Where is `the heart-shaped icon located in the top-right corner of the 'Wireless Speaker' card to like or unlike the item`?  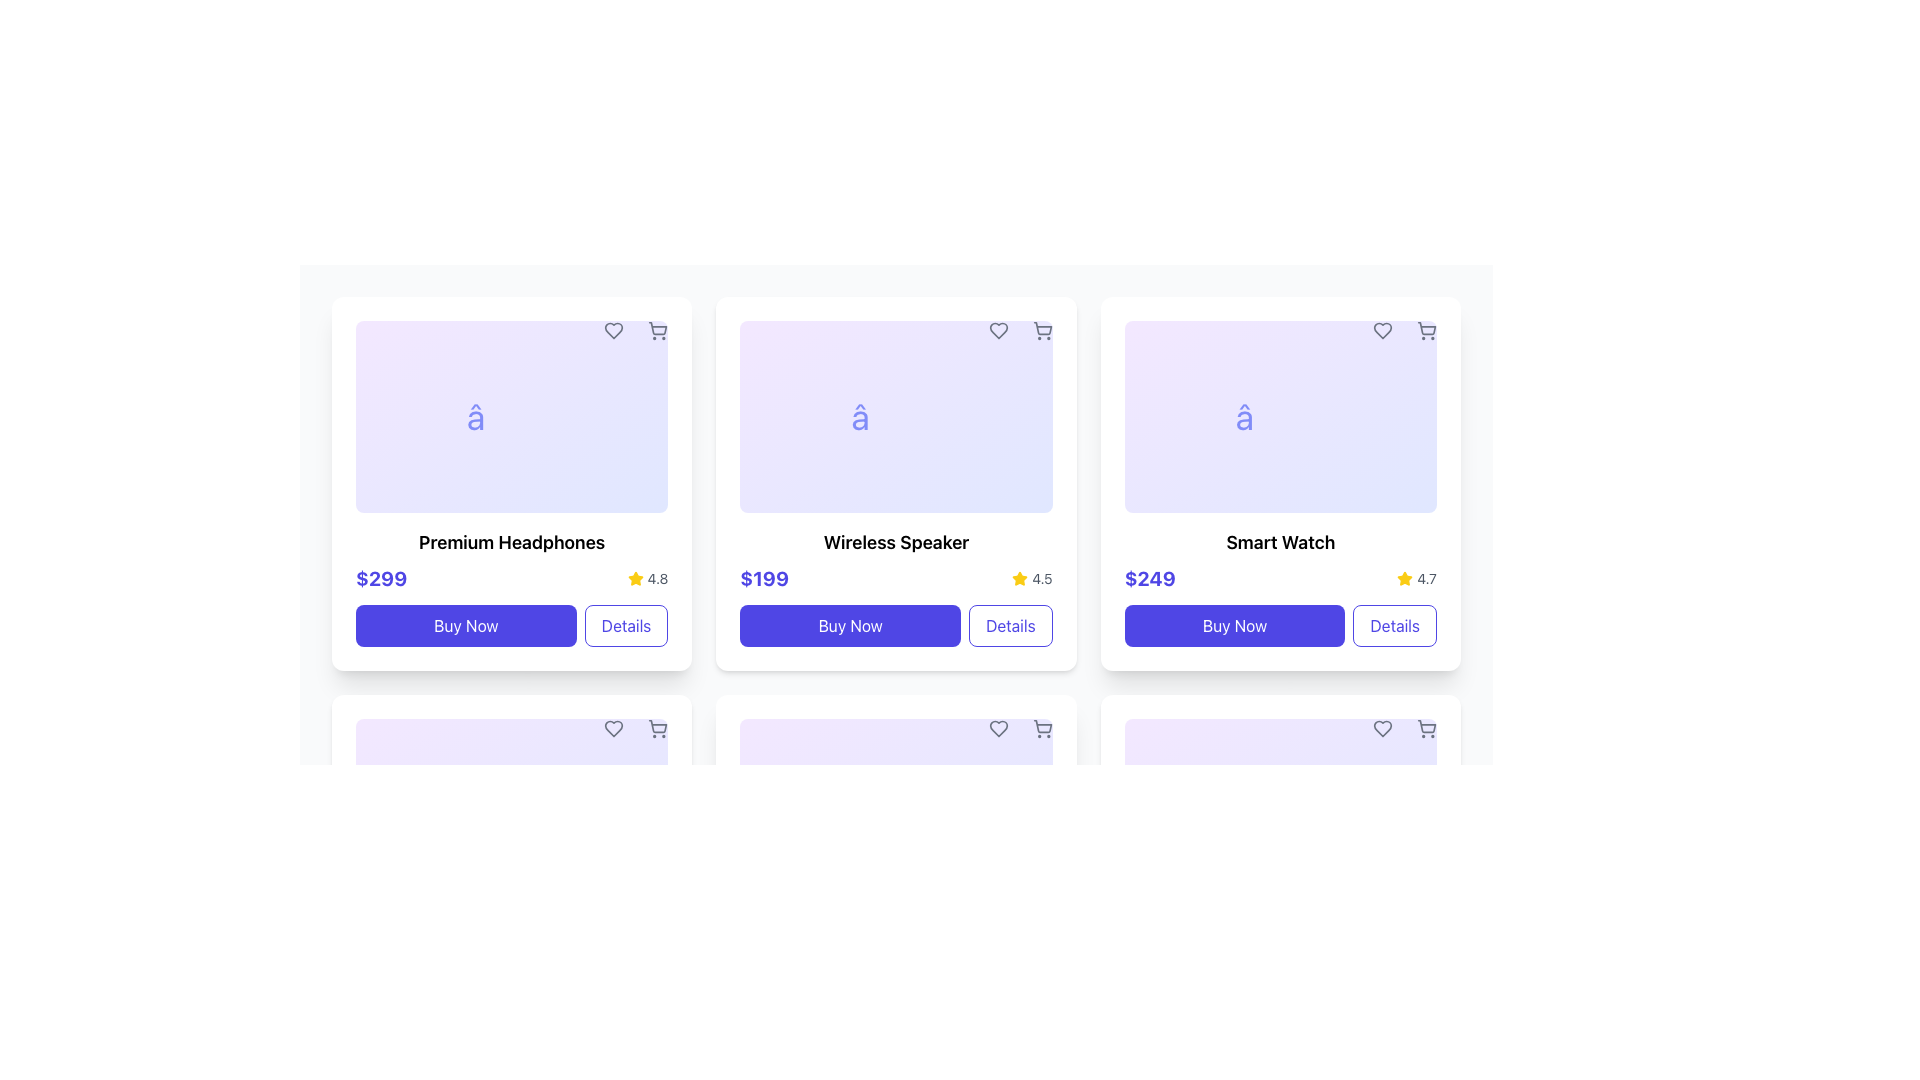 the heart-shaped icon located in the top-right corner of the 'Wireless Speaker' card to like or unlike the item is located at coordinates (998, 729).